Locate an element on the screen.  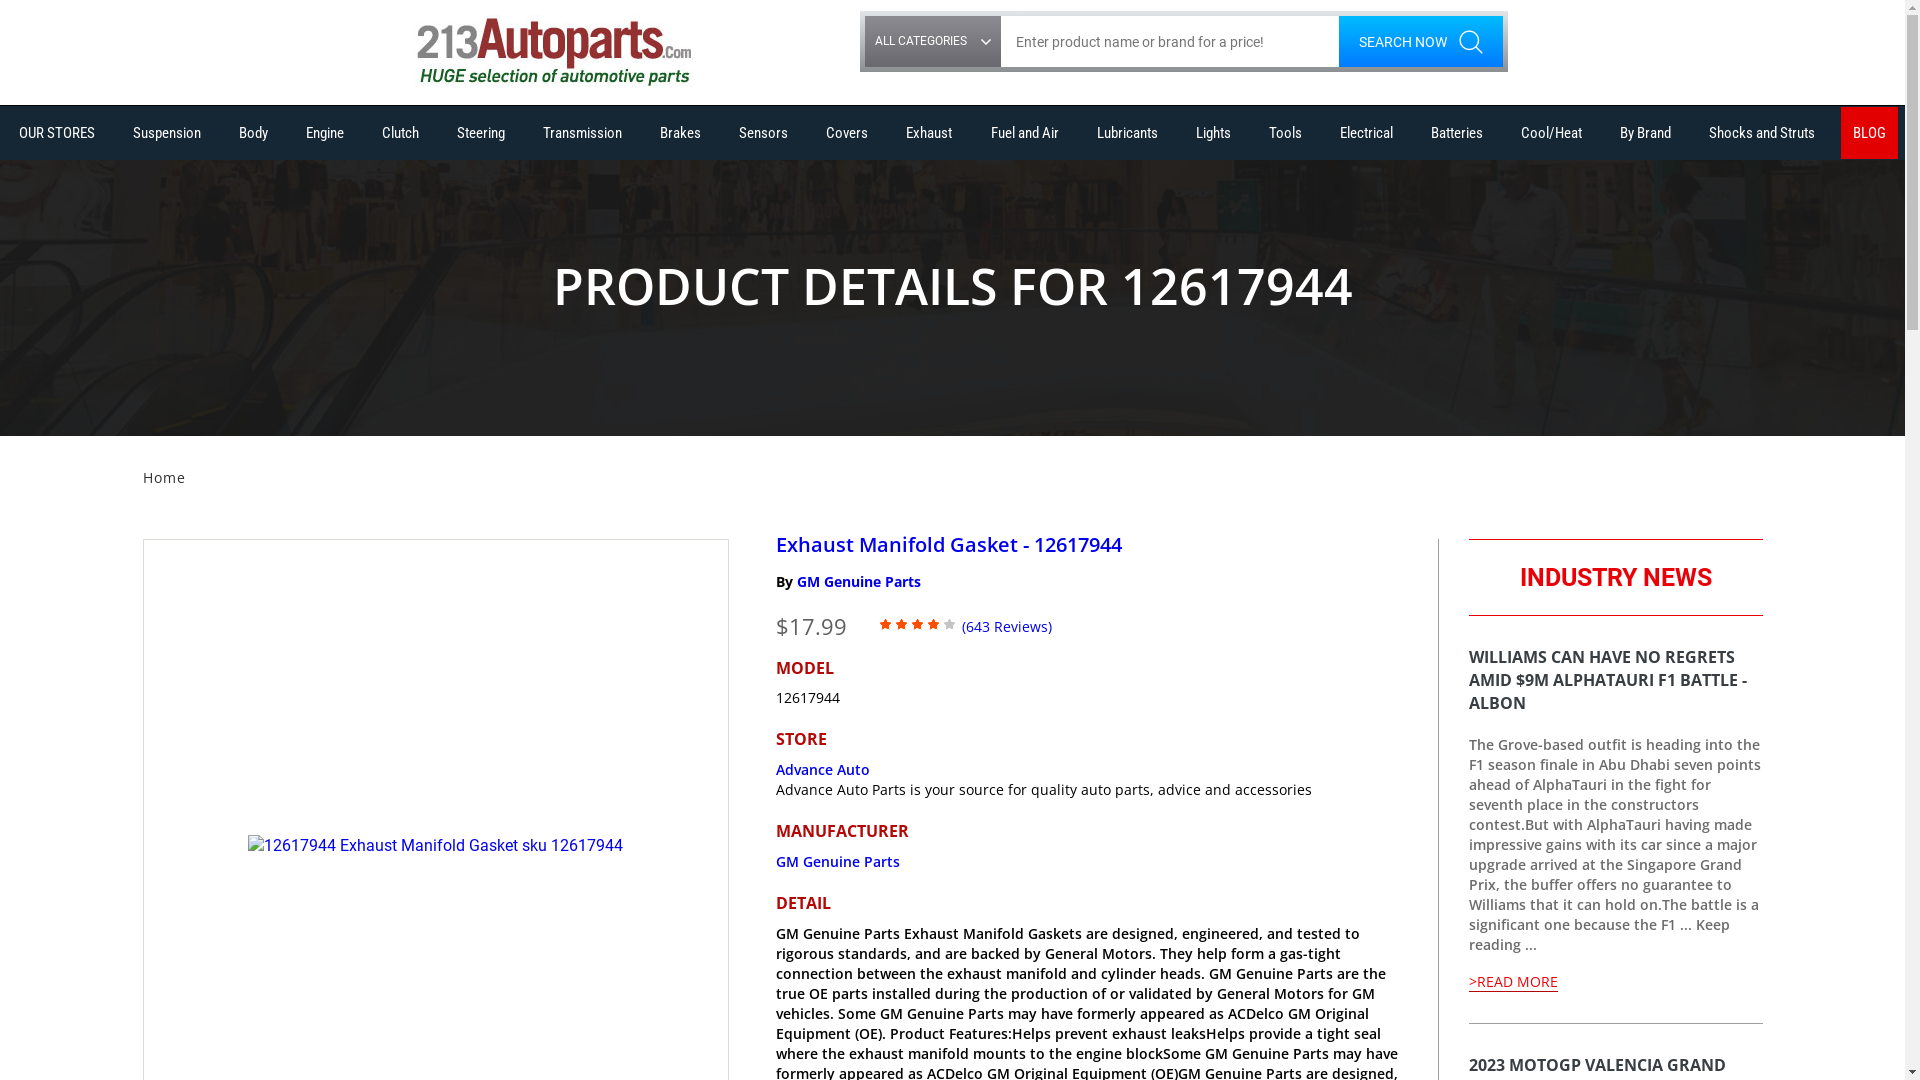
'Electrical' is located at coordinates (1365, 132).